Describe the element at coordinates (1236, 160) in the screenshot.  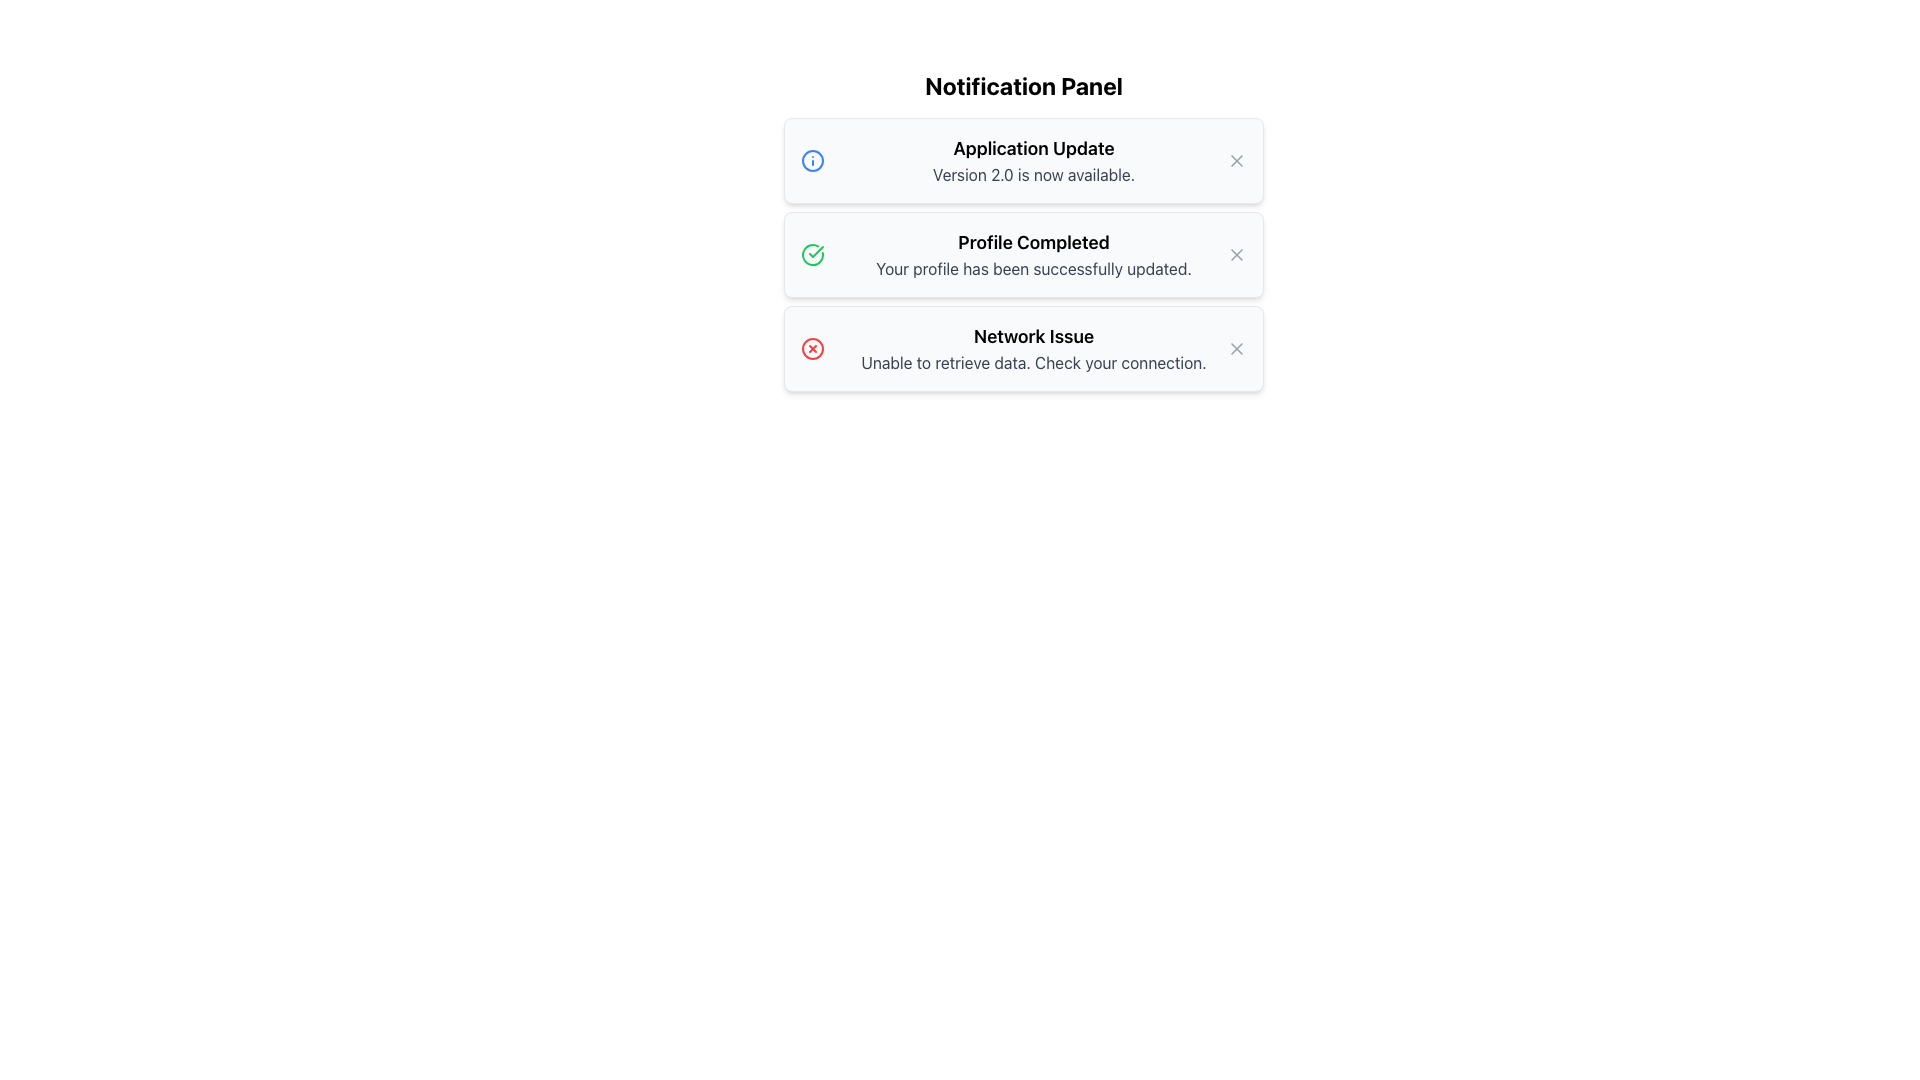
I see `the clickable 'X' icon in the top-right corner of the 'Application Update' notification box to change its color from gray to black` at that location.